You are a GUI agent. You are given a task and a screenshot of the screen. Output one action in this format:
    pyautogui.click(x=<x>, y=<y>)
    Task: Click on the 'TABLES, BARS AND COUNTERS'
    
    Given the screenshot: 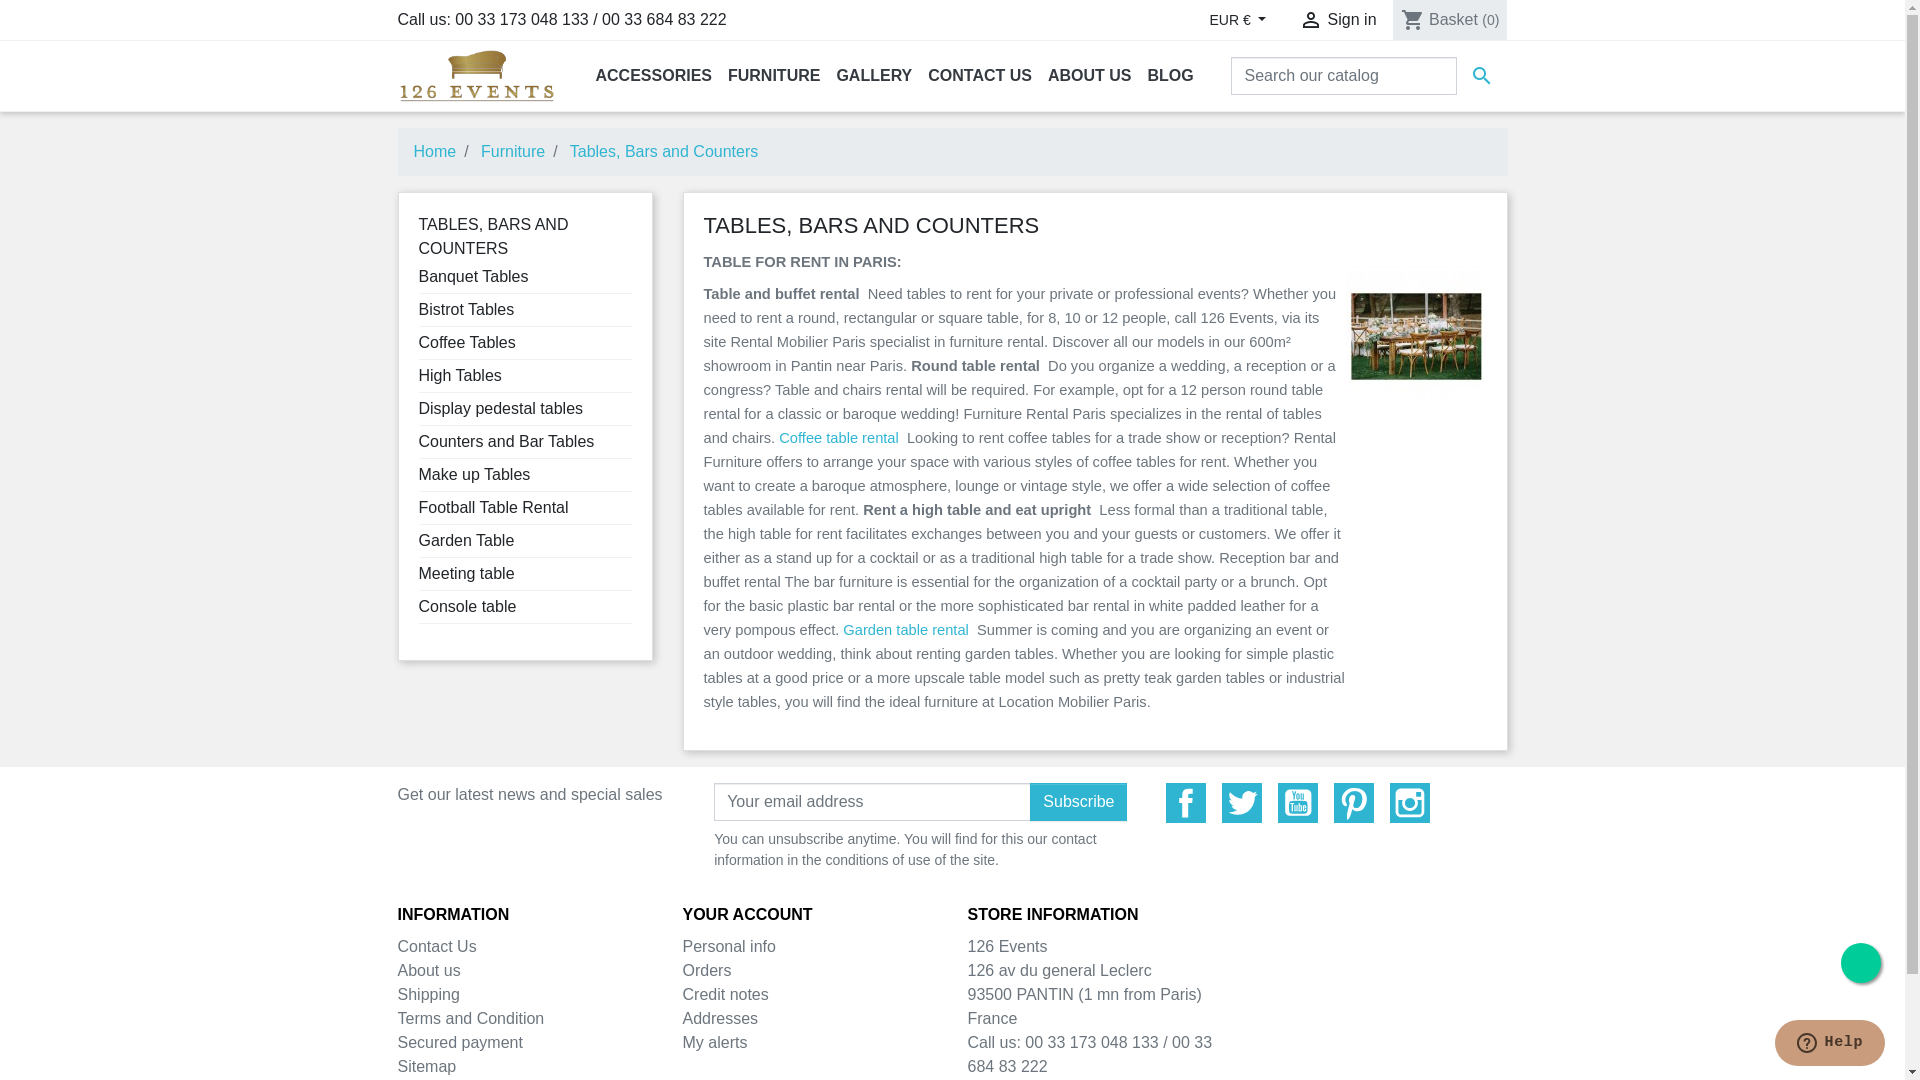 What is the action you would take?
    pyautogui.click(x=416, y=235)
    